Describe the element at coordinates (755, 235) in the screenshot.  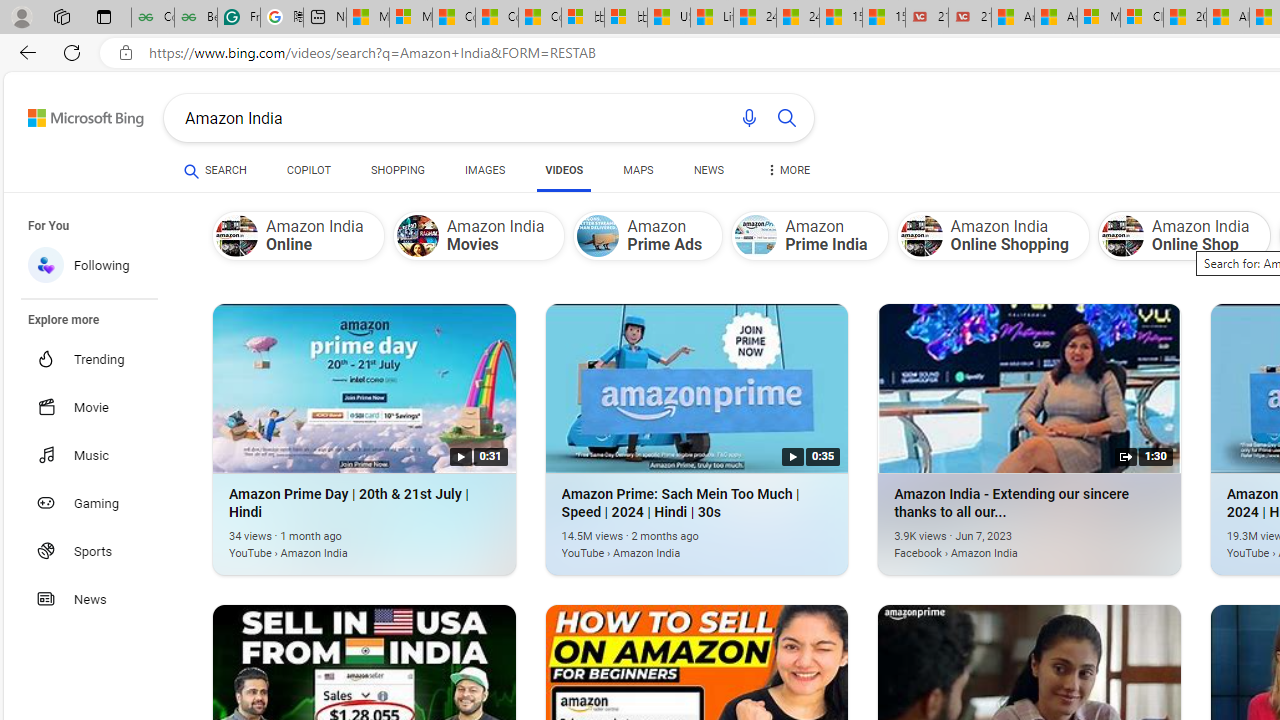
I see `'Amazon Prime India'` at that location.